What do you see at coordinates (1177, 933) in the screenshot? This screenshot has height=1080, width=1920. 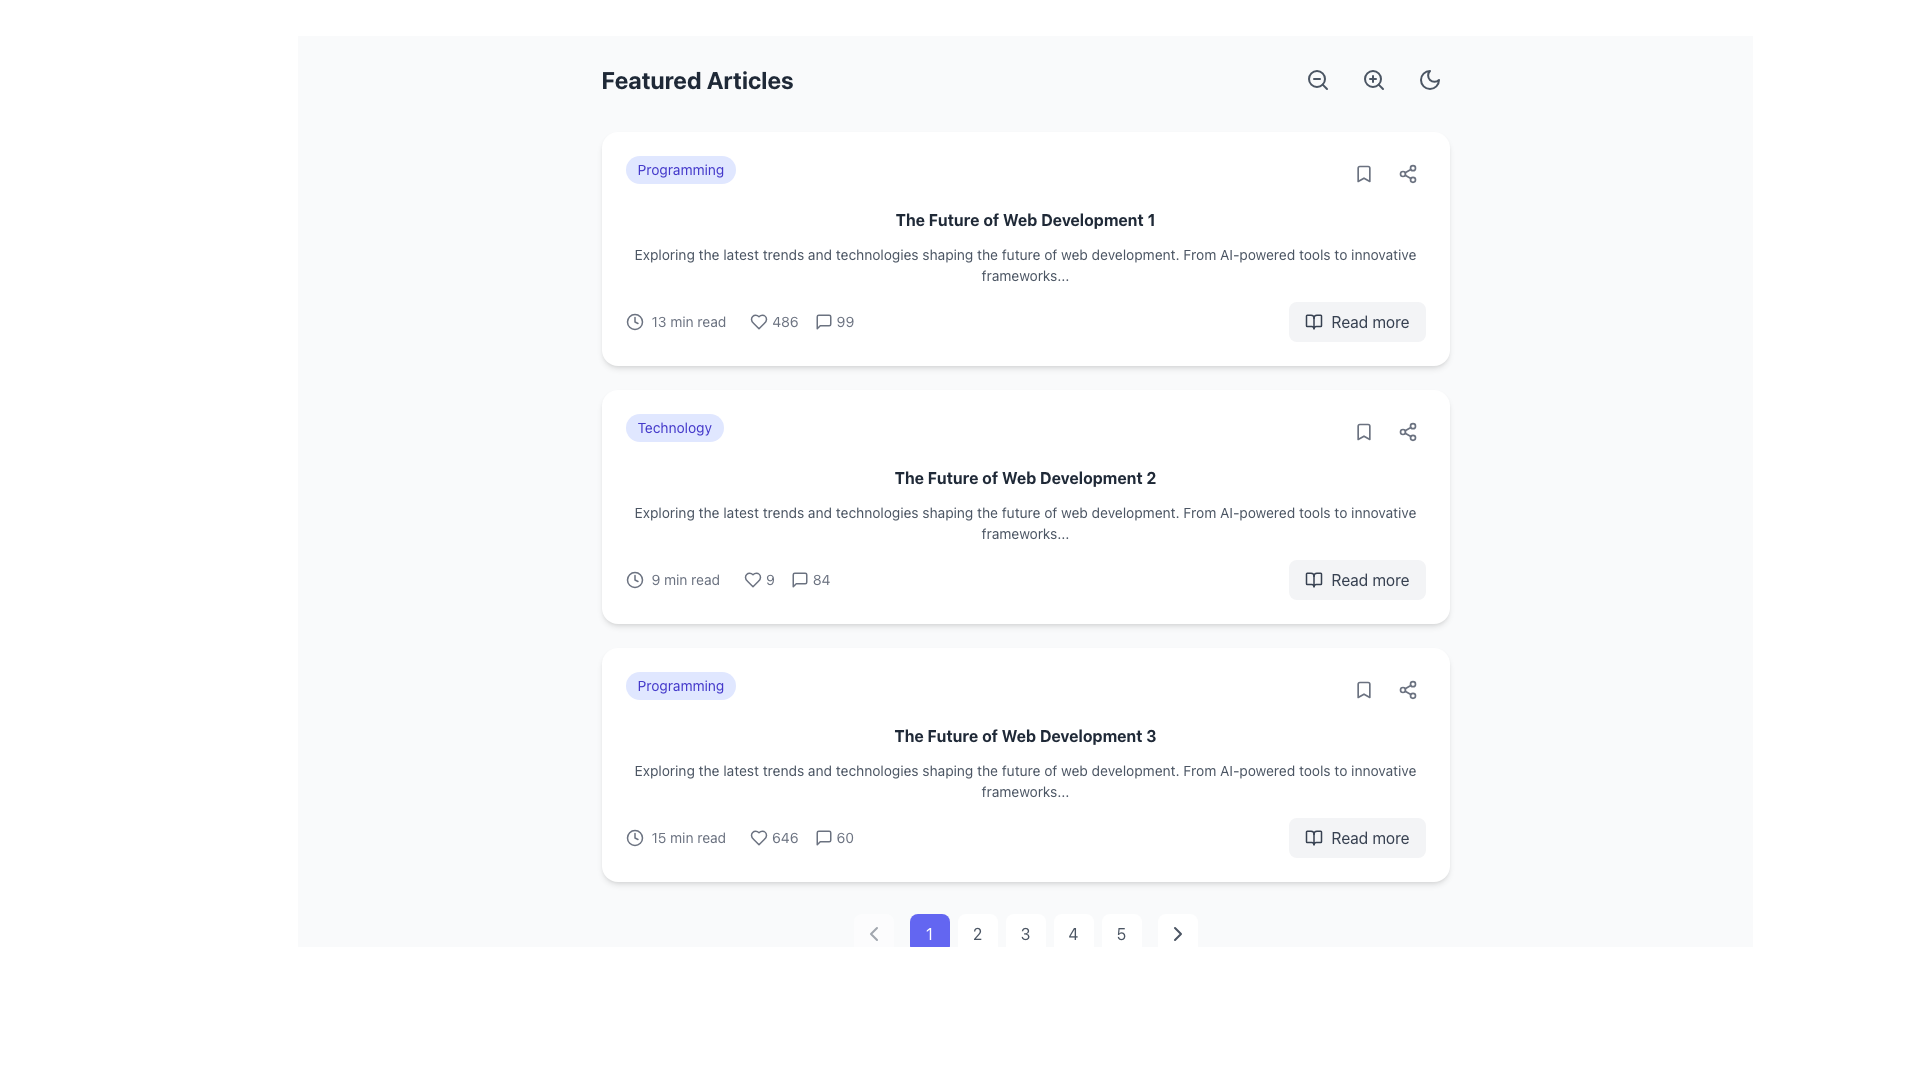 I see `the right arrow icon in the pagination control` at bounding box center [1177, 933].